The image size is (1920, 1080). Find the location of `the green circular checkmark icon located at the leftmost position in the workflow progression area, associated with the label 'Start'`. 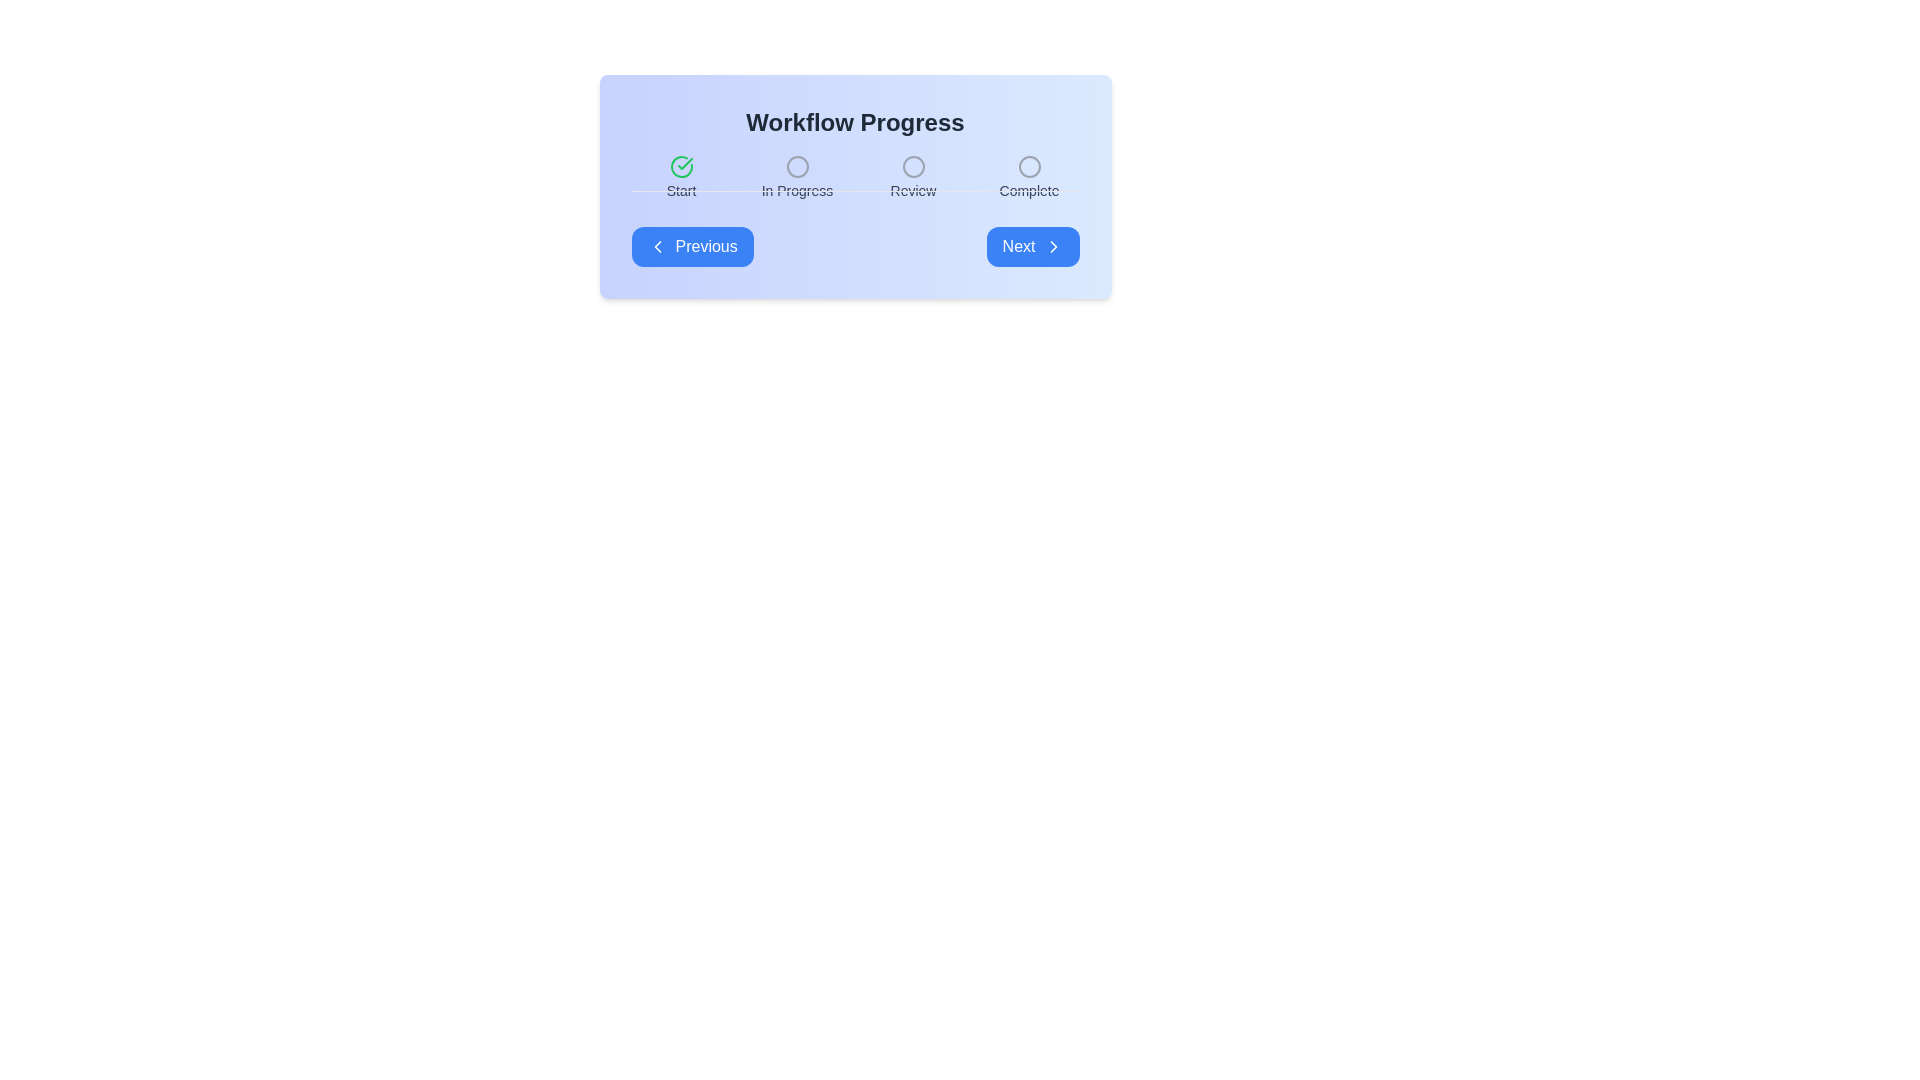

the green circular checkmark icon located at the leftmost position in the workflow progression area, associated with the label 'Start' is located at coordinates (681, 165).